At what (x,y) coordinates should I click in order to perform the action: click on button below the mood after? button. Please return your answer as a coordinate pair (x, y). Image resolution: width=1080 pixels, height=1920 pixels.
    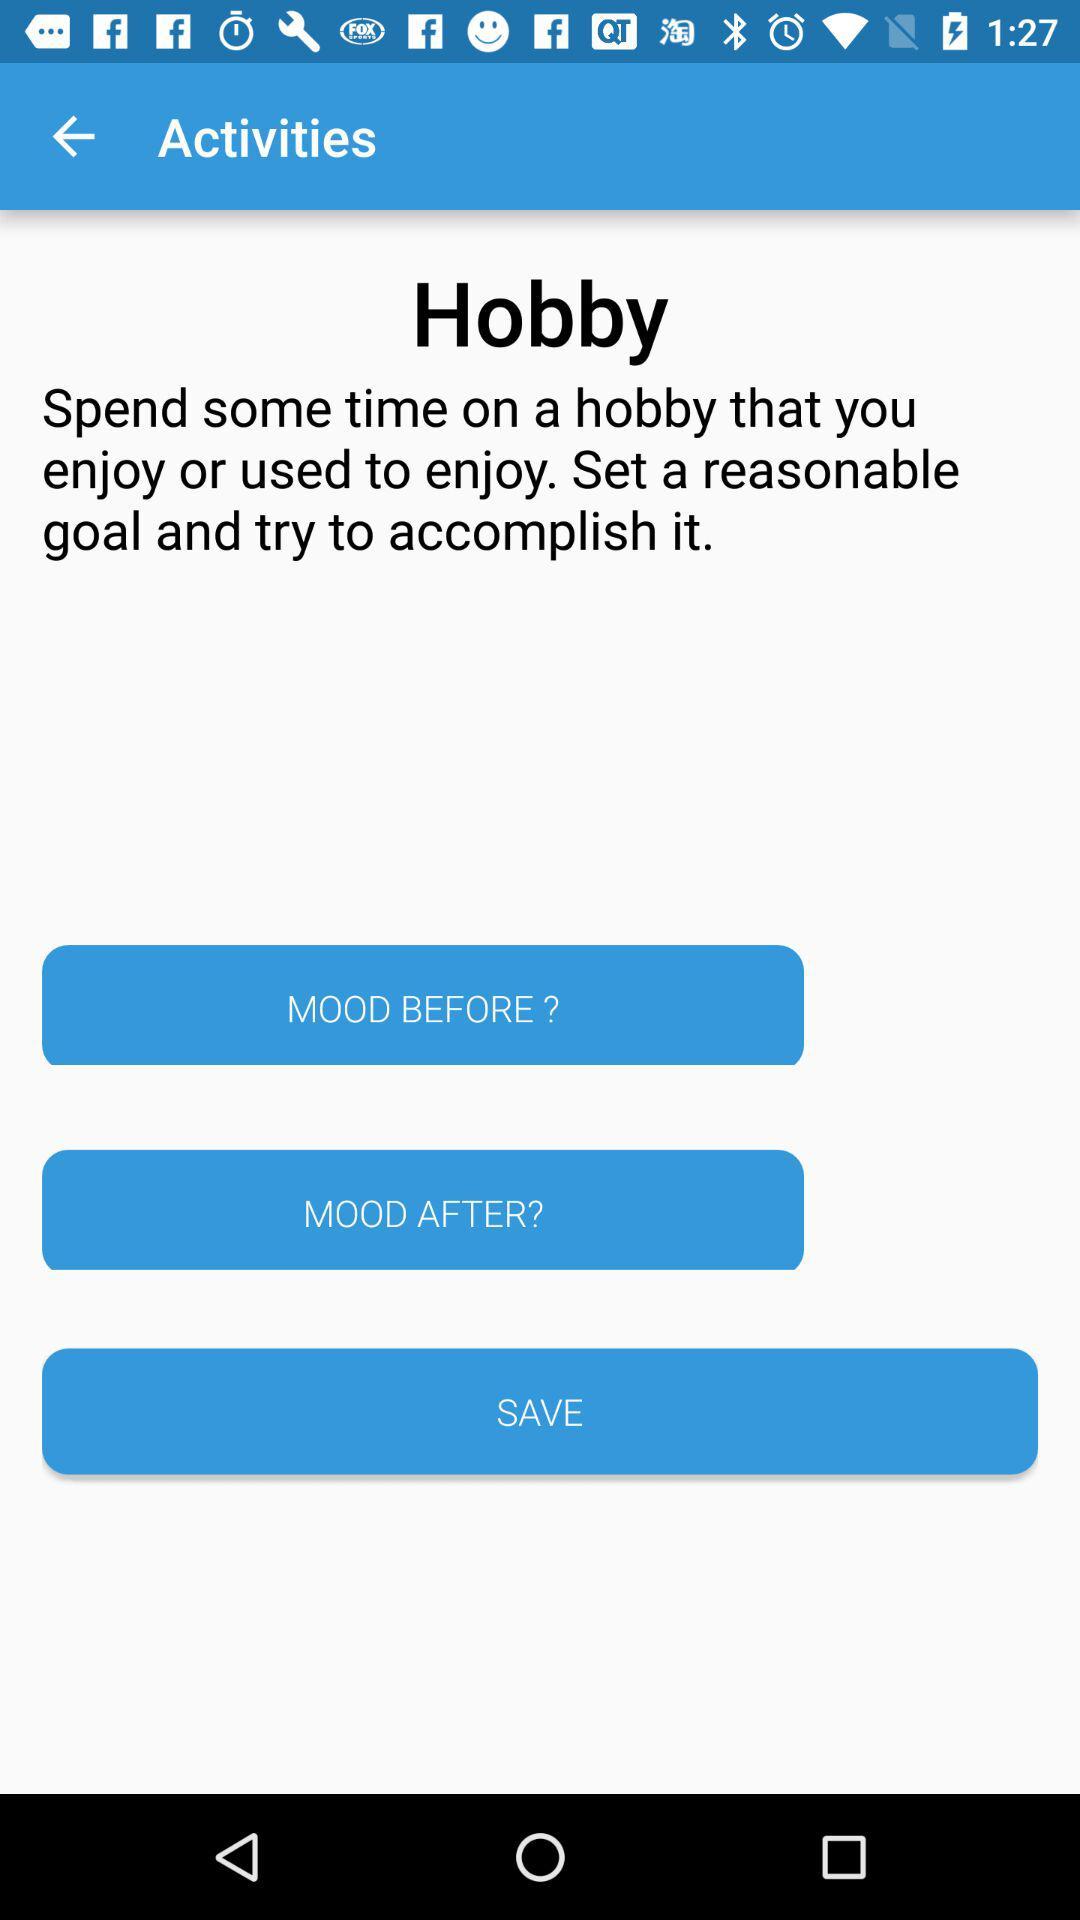
    Looking at the image, I should click on (540, 1410).